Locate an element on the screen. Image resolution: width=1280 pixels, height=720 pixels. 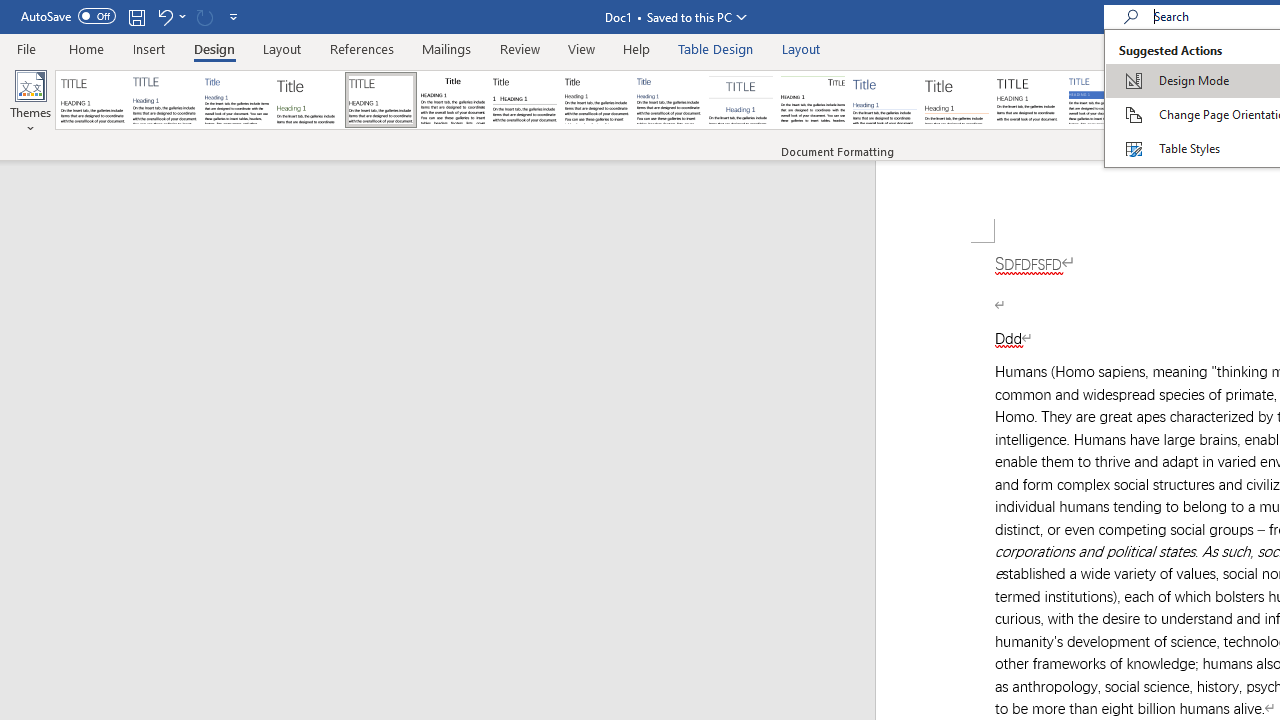
'Undo Apply Quick Style Set' is located at coordinates (164, 16).